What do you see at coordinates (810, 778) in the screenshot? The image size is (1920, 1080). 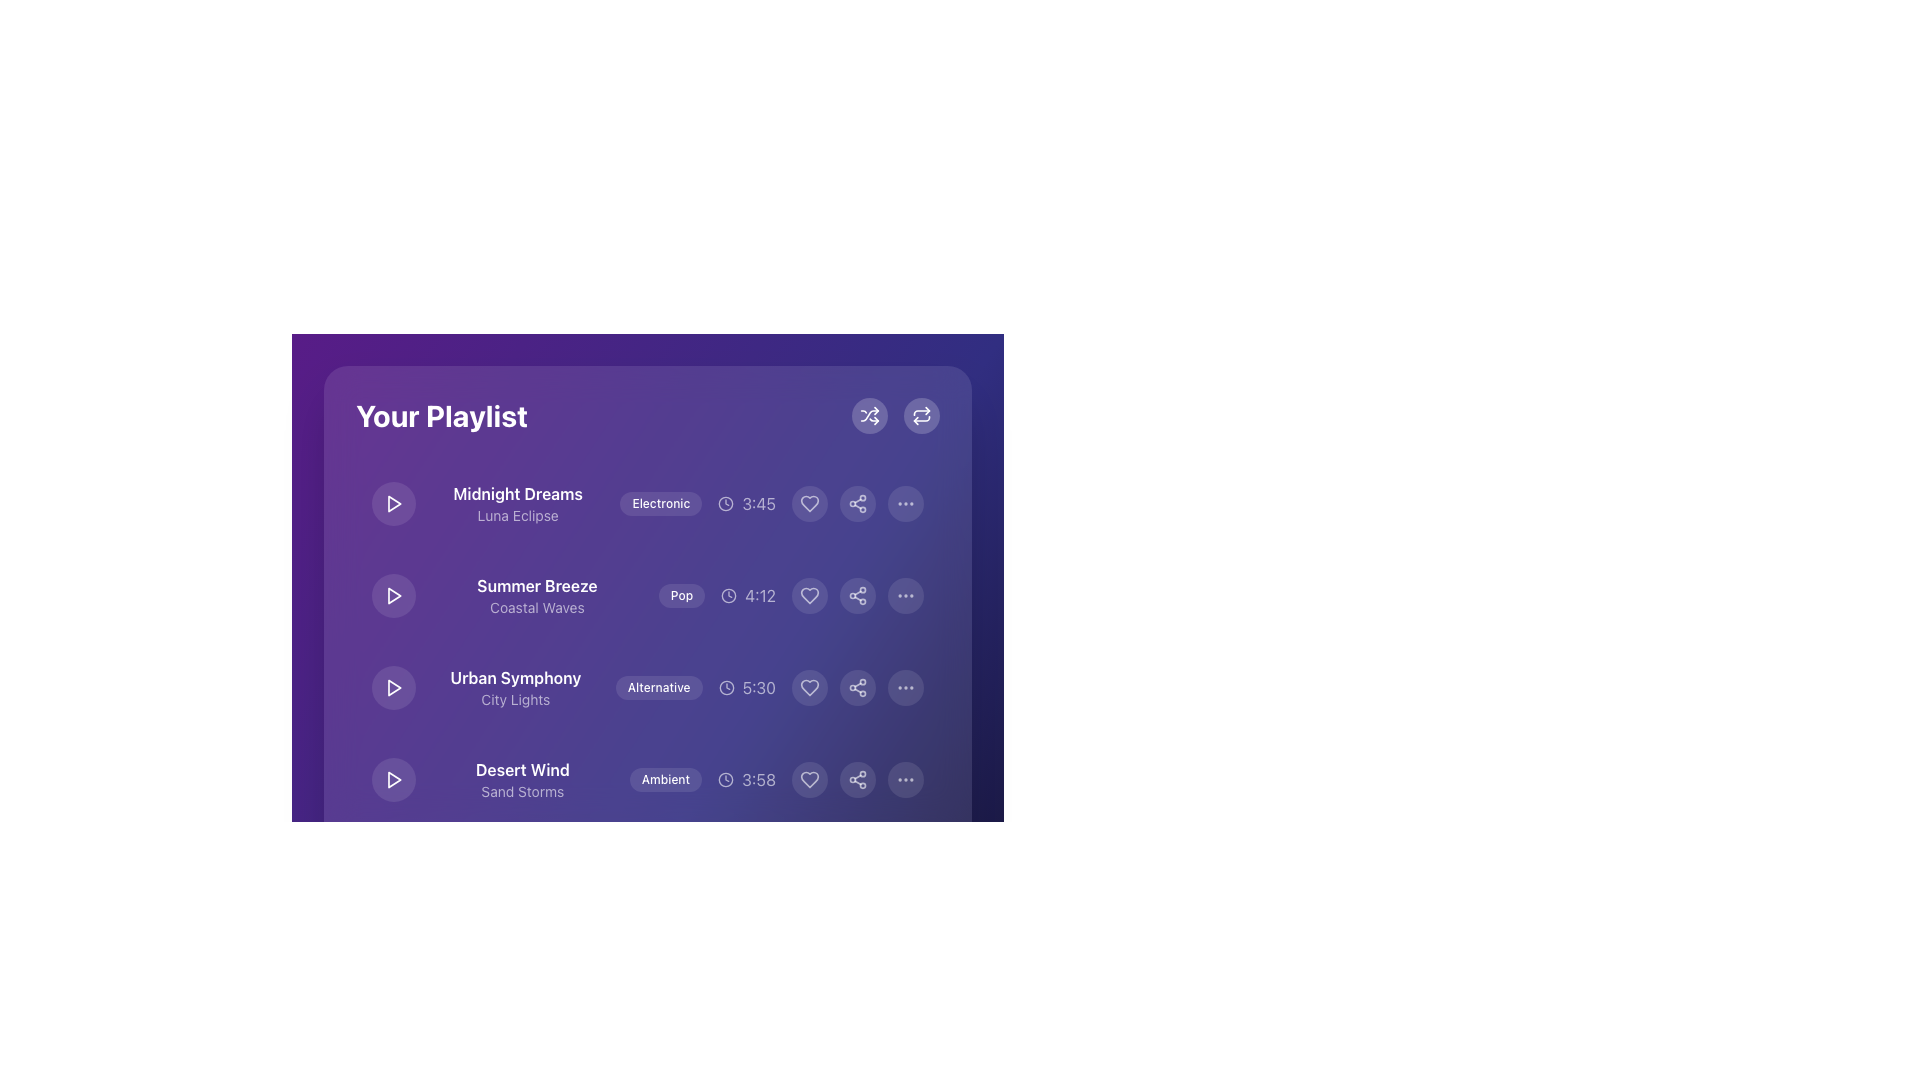 I see `the heart icon button located in the fourth row of the playlist interface, adjacent to the song details for 'Desert Wind'` at bounding box center [810, 778].